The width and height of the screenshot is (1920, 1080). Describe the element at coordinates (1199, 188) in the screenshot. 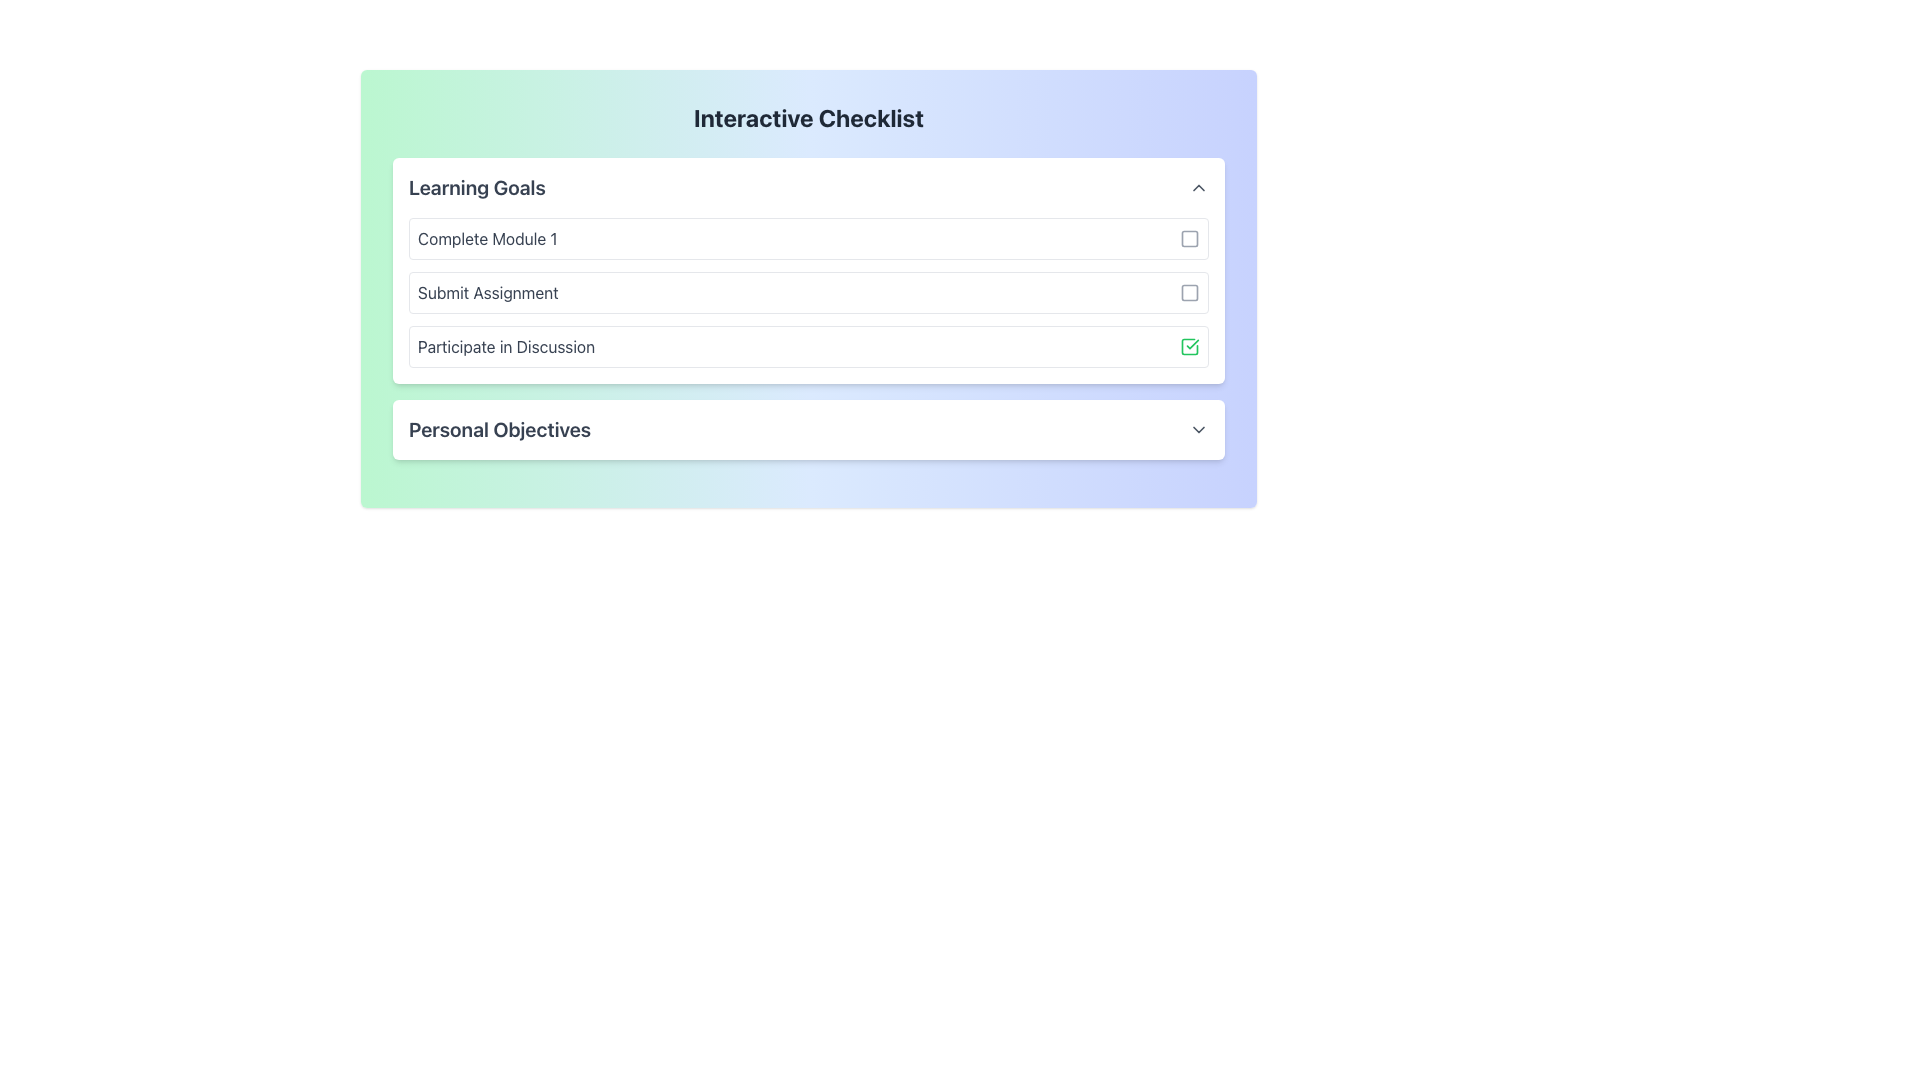

I see `the chevron icon in the top-right corner of the 'Learning Goals' section` at that location.